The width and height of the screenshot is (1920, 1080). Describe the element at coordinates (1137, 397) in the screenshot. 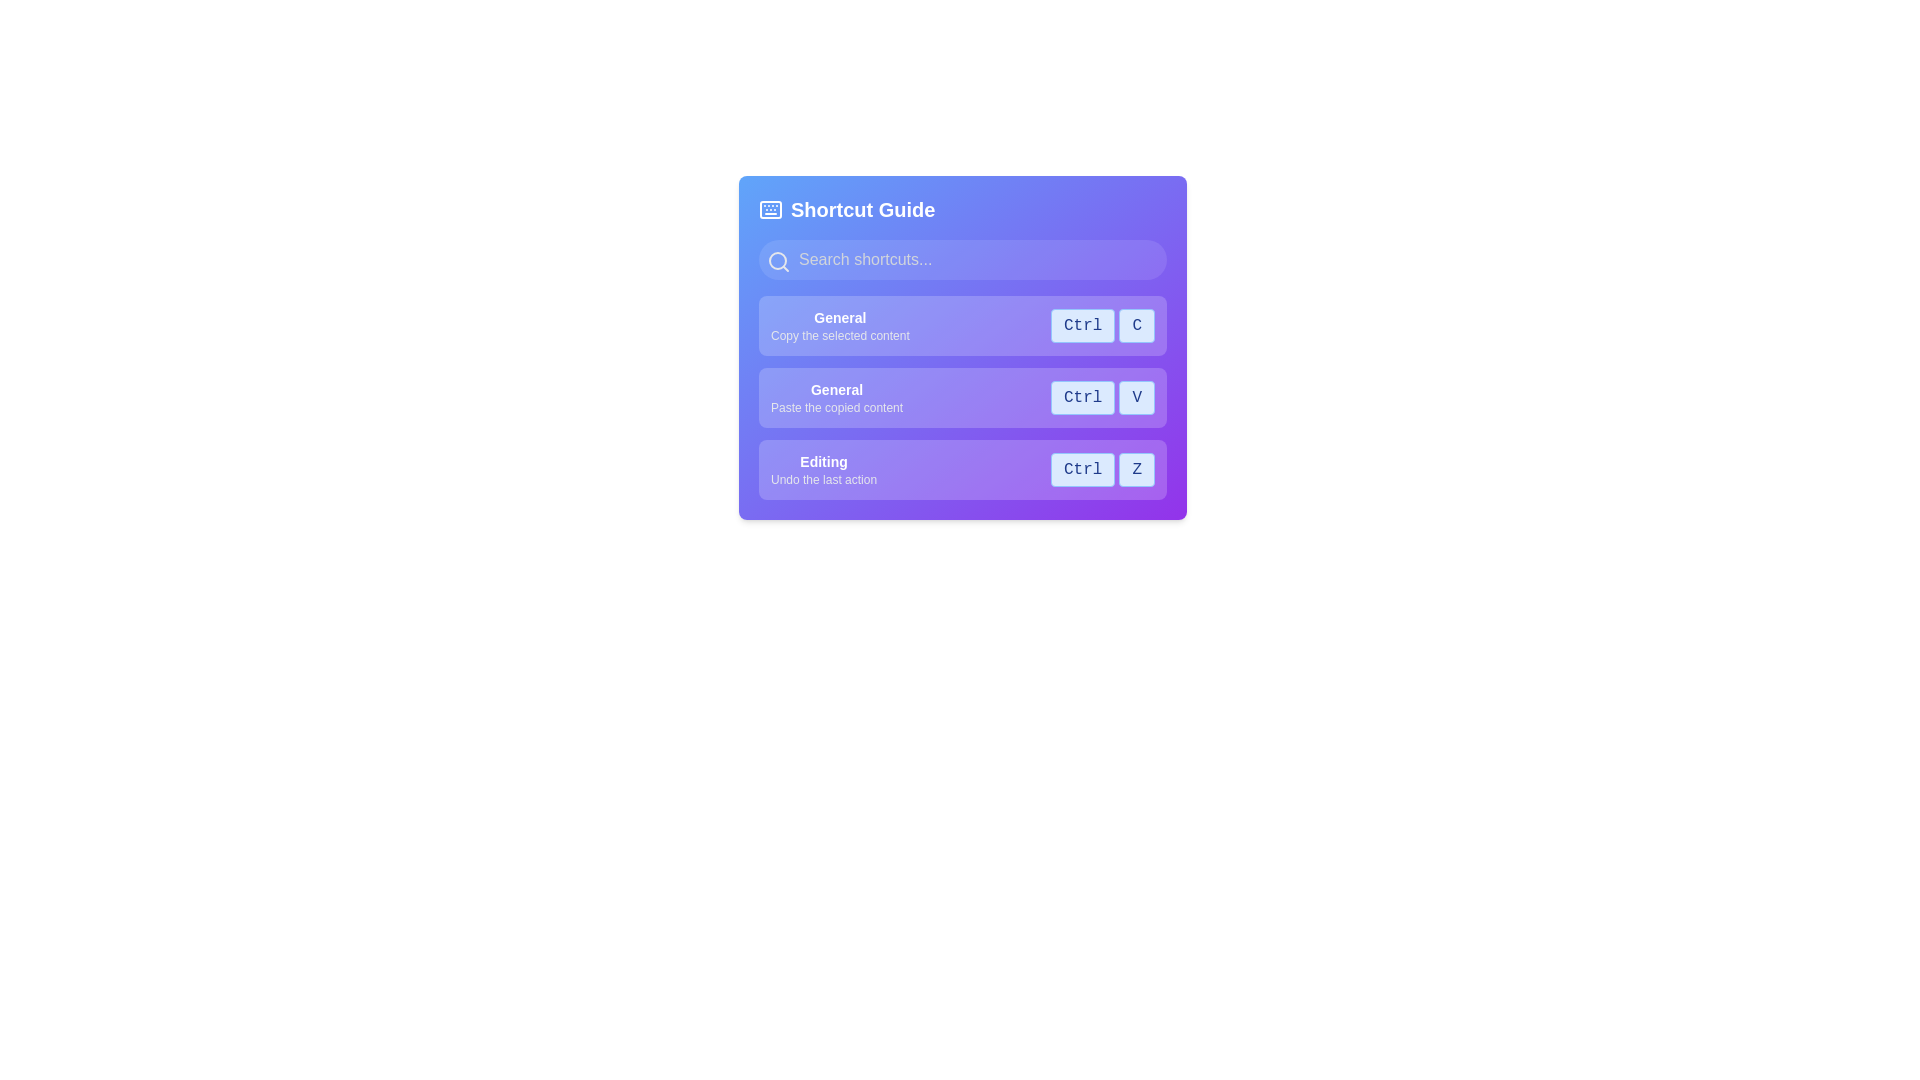

I see `the 'V' key visual label indicating the keyboard shortcut for pasting content, located to the right of the 'Ctrl' button in the shortcut guide interface` at that location.